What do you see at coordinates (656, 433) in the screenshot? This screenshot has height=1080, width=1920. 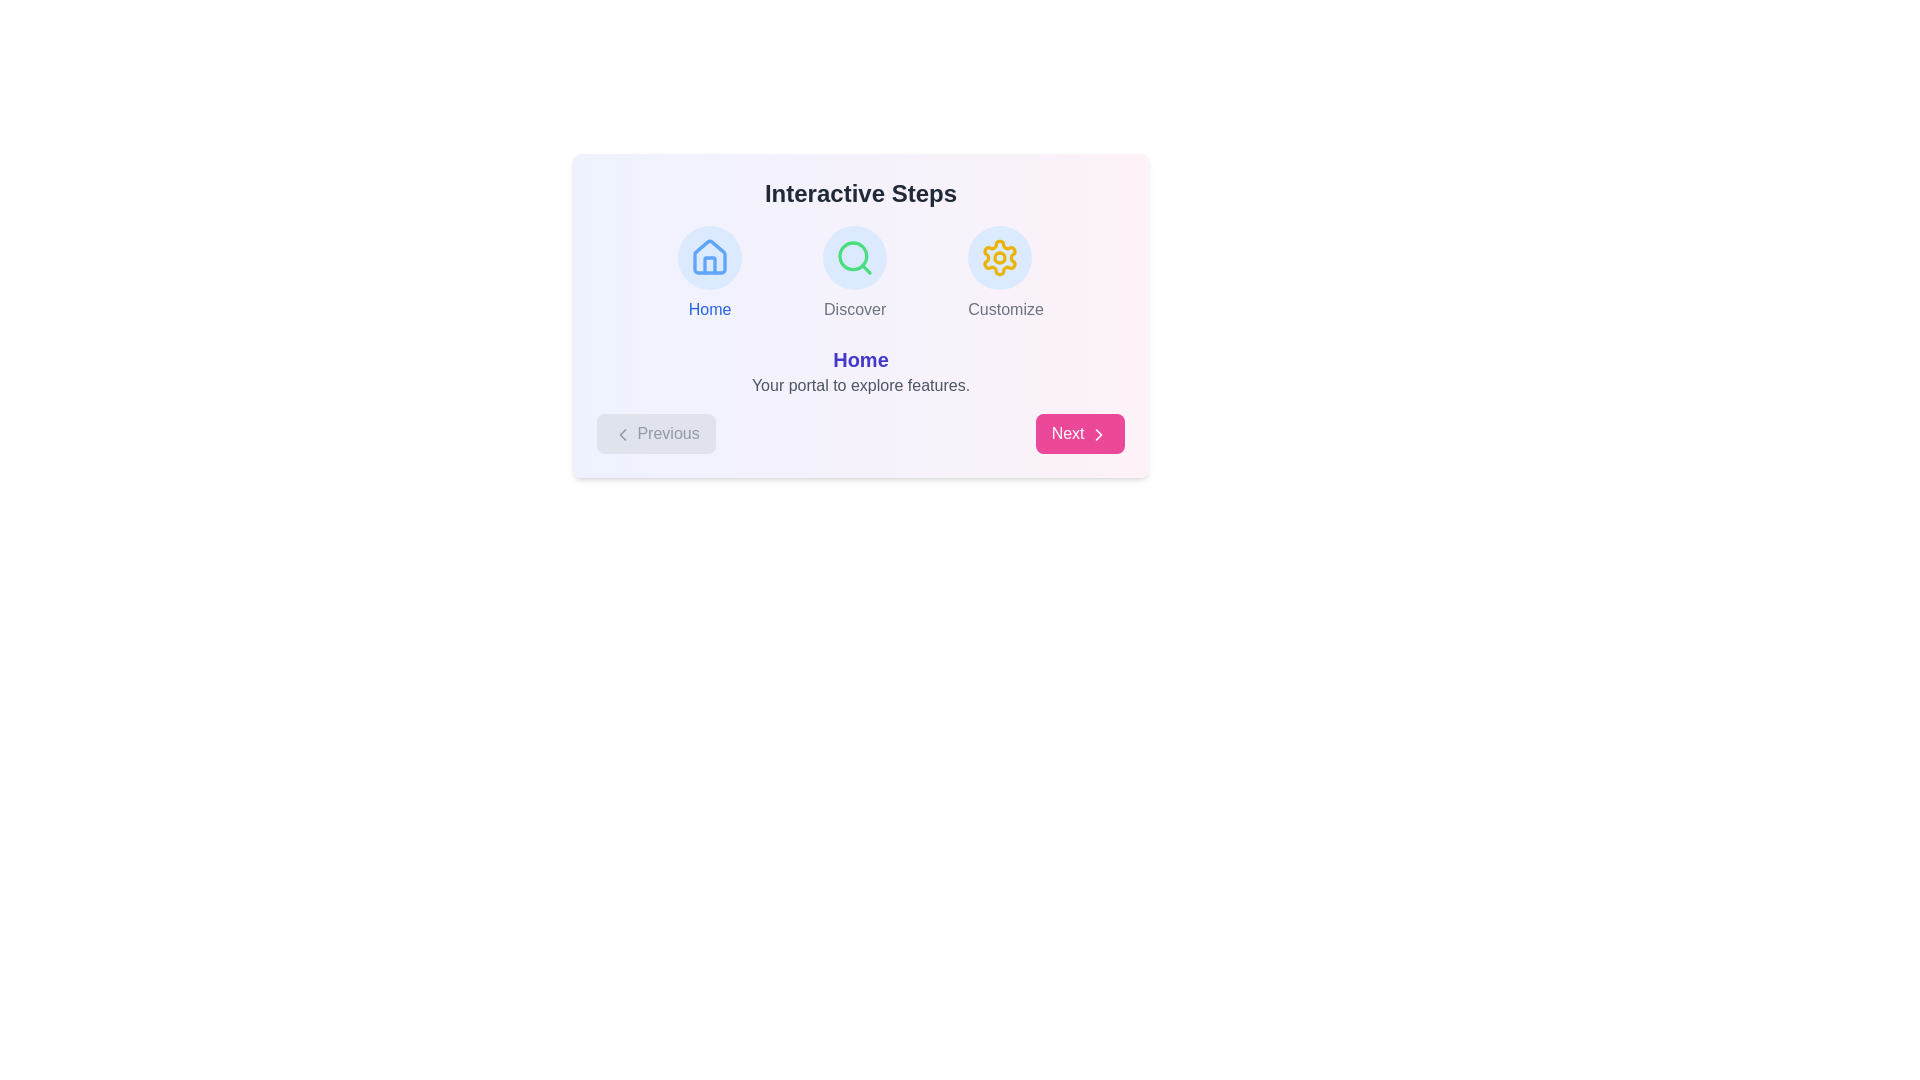 I see `the 'Previous' button which has a gray background and a chevron icon pointing left, located in the bottom-left of the navigation group` at bounding box center [656, 433].